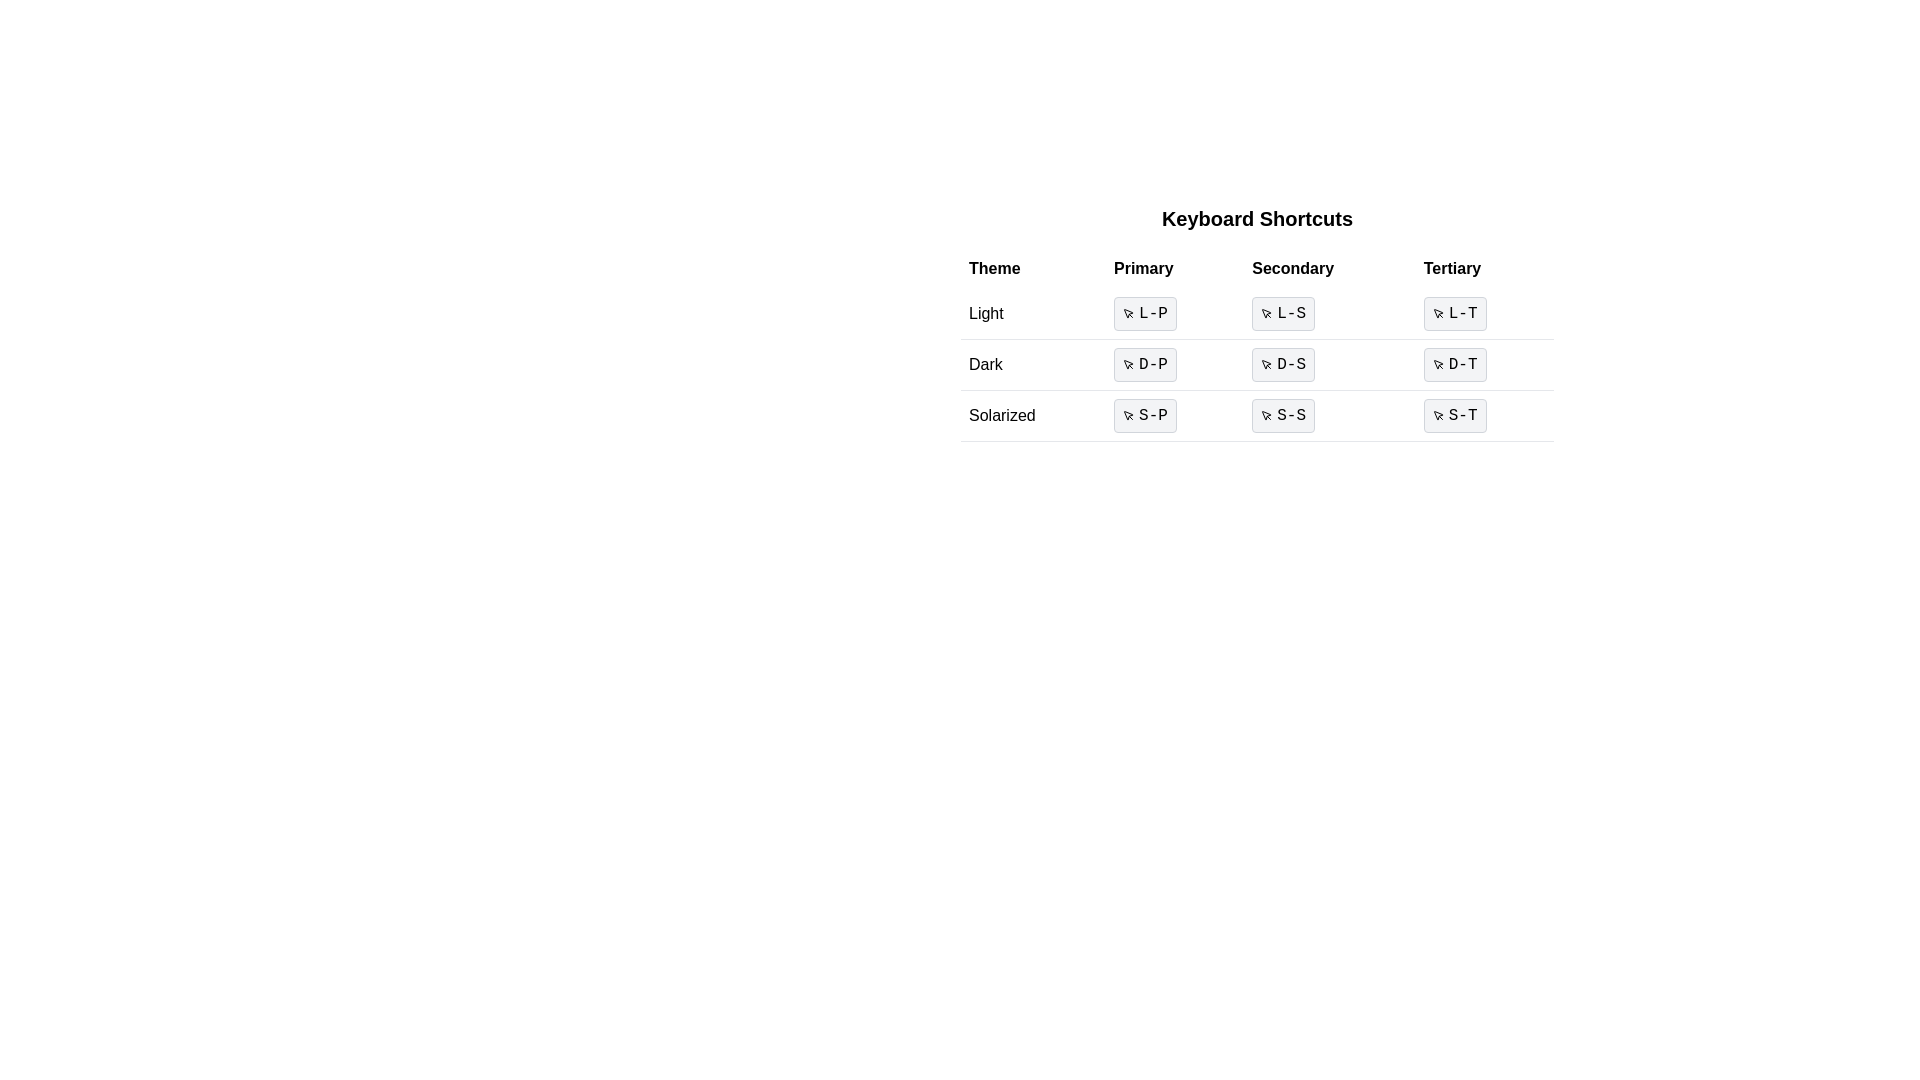 Image resolution: width=1920 pixels, height=1080 pixels. What do you see at coordinates (1437, 313) in the screenshot?
I see `the button labeled 'L-T' which contains the mouse pointer SVG icon, located in the tertiary column of the Light row in the Keyboard Shortcuts table` at bounding box center [1437, 313].